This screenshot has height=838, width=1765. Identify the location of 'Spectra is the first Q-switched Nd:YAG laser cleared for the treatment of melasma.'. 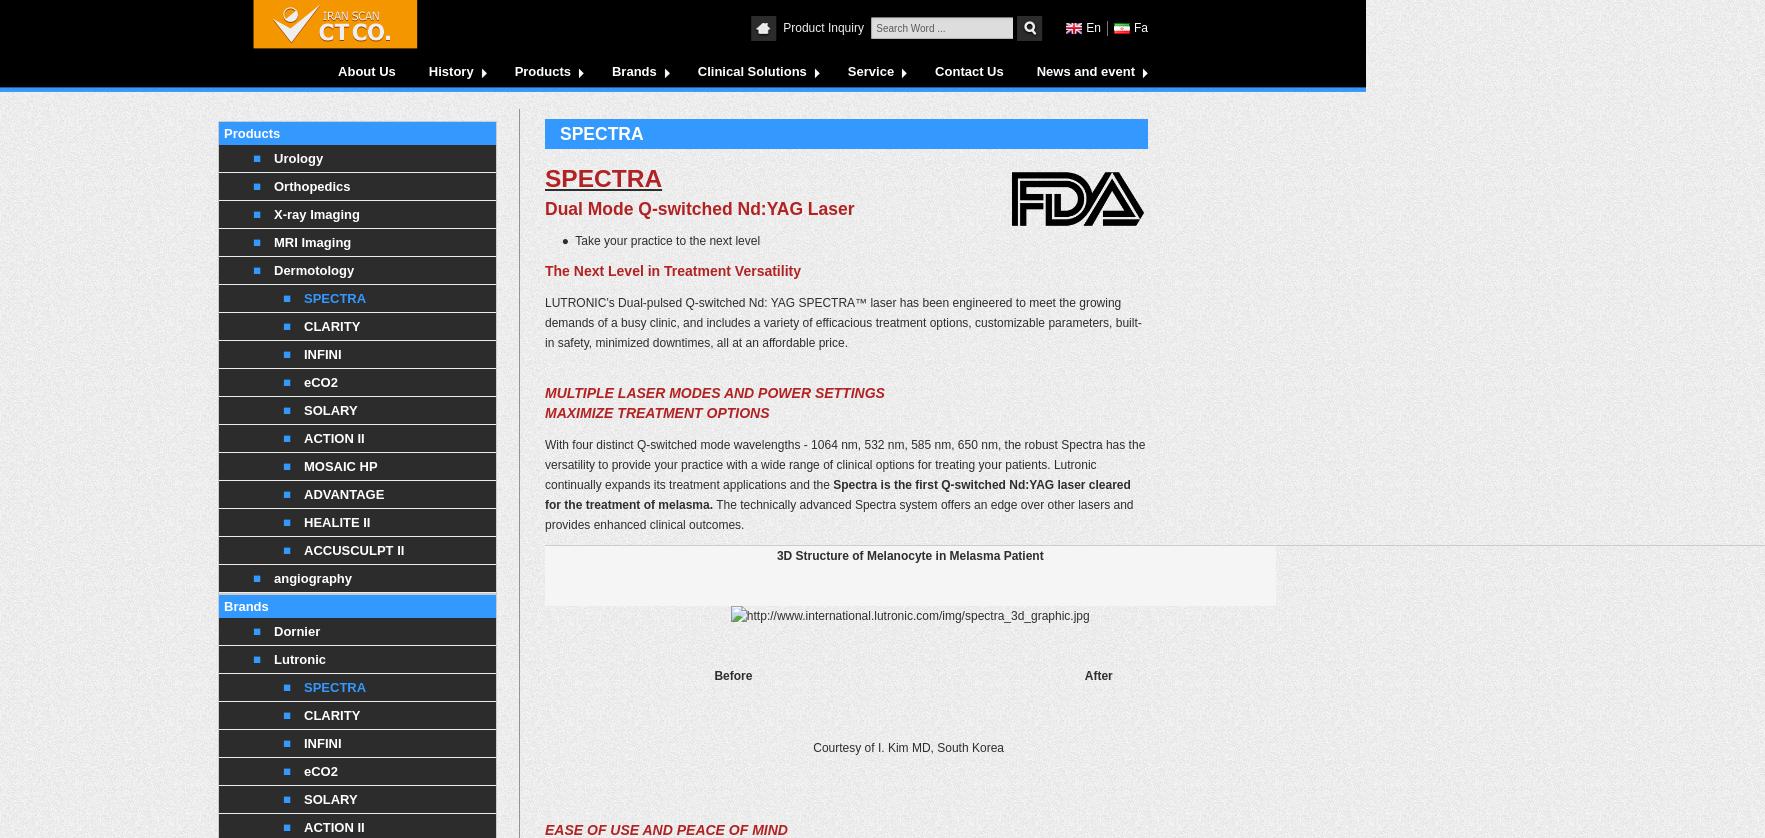
(836, 495).